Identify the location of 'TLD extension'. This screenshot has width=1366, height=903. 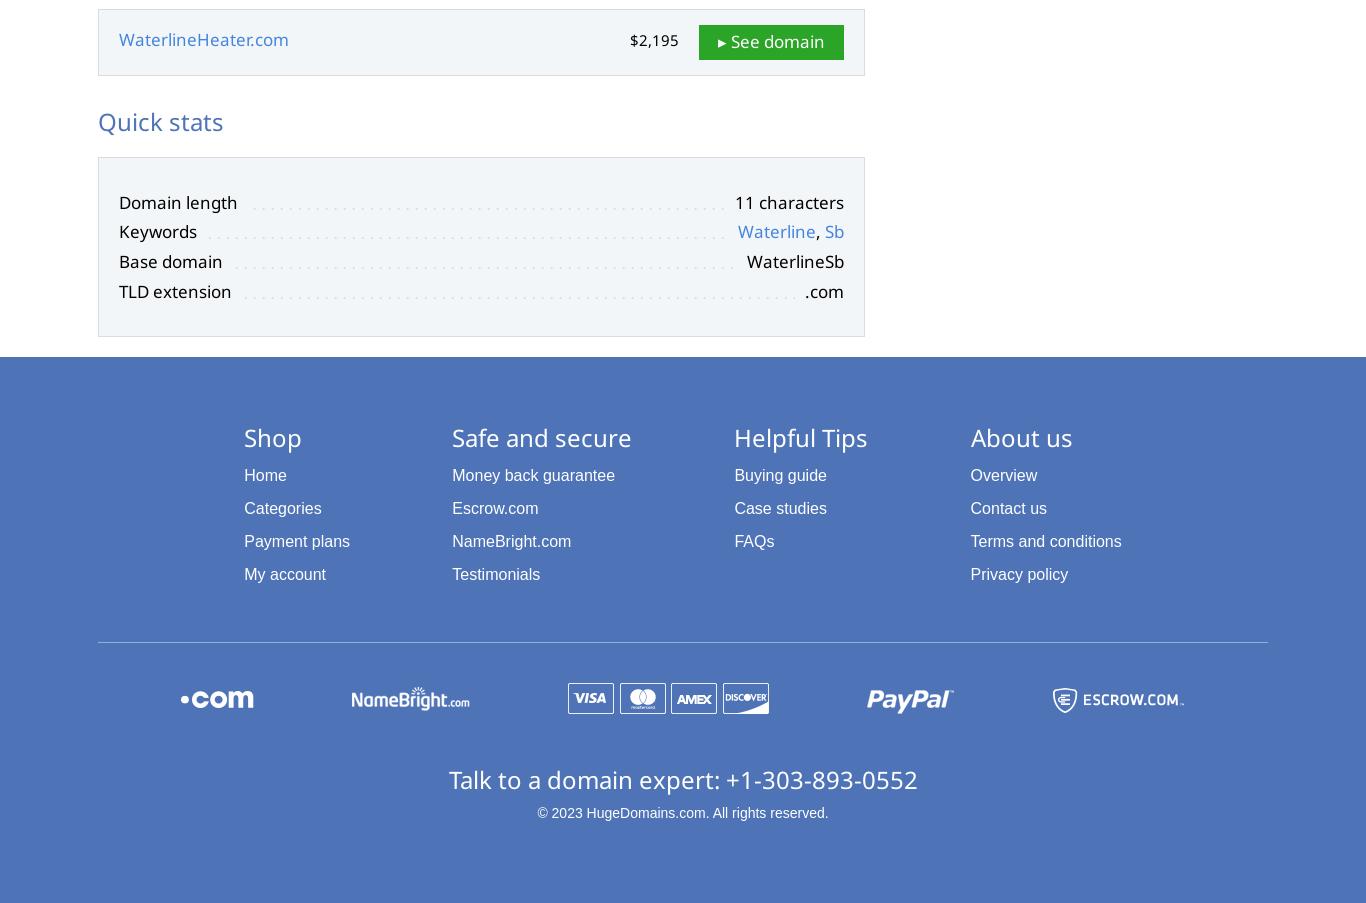
(174, 289).